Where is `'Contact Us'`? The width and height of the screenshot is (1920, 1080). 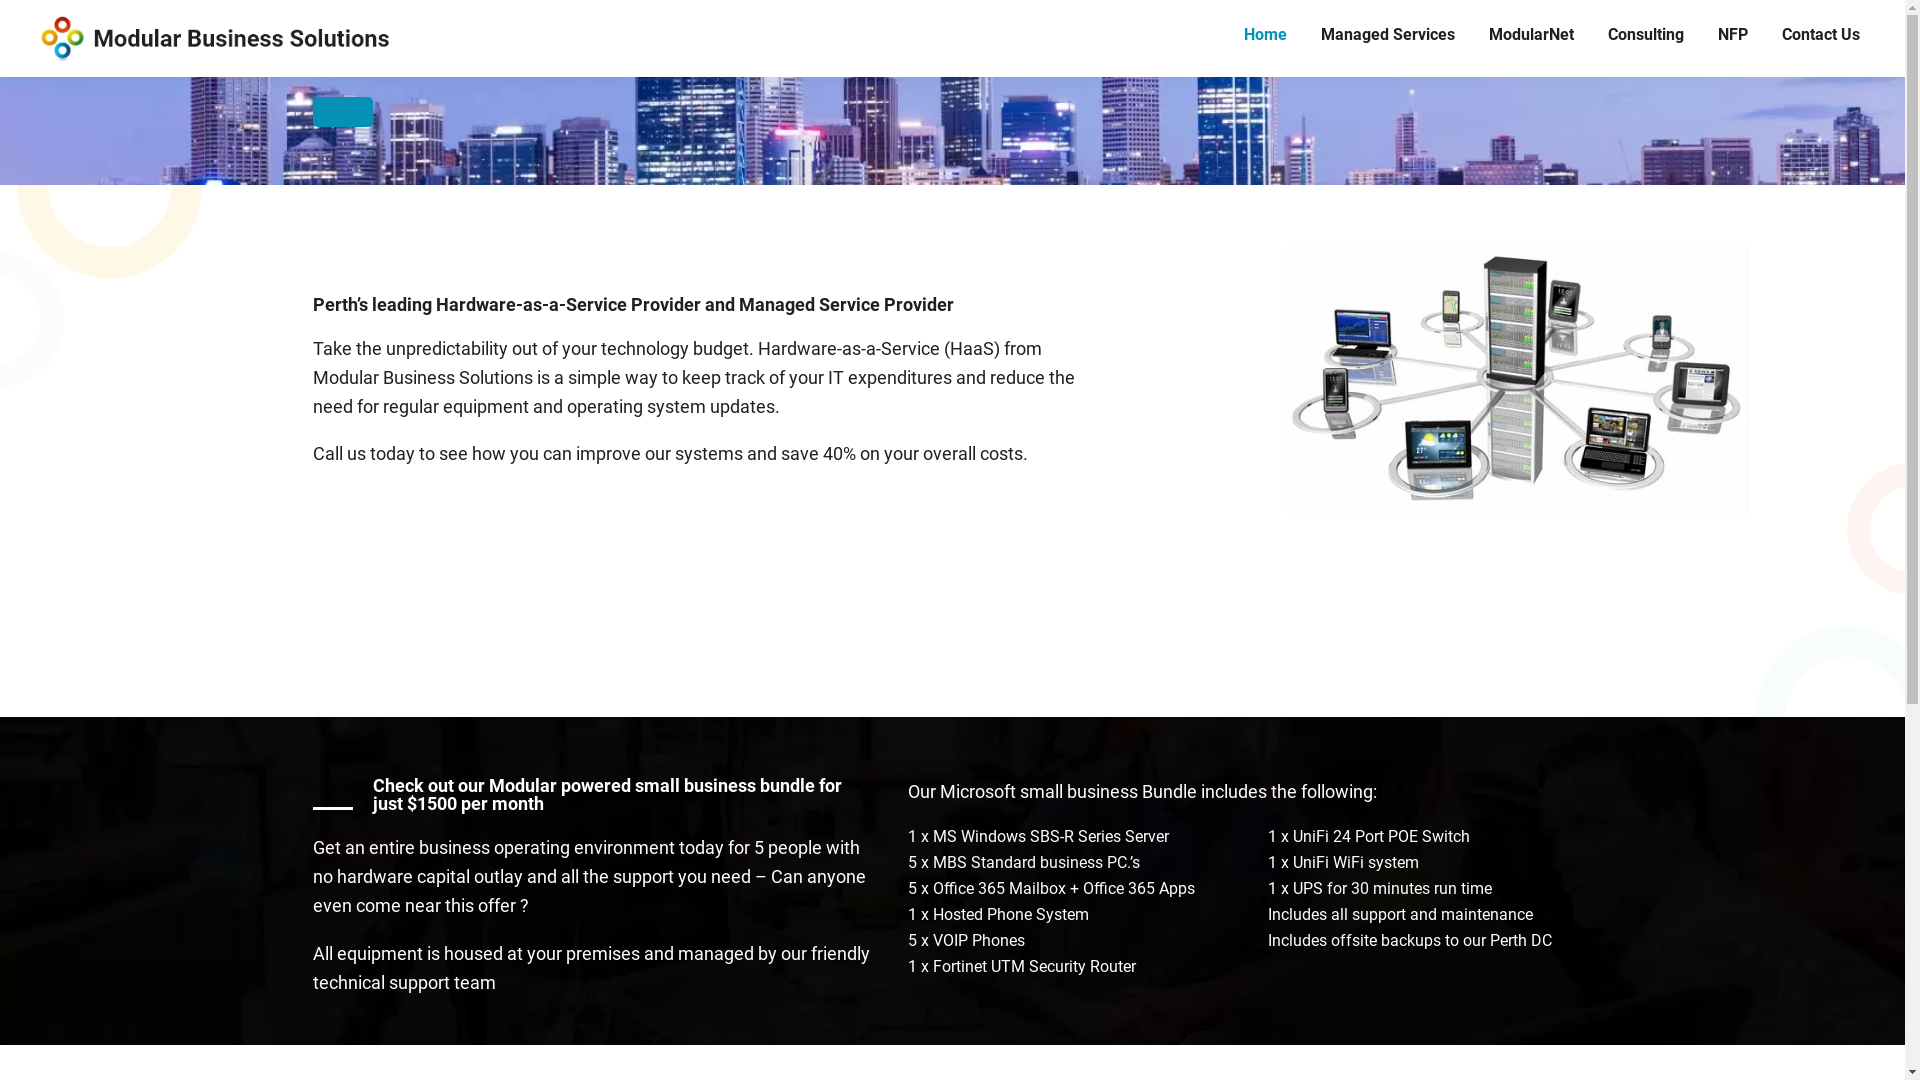 'Contact Us' is located at coordinates (1820, 34).